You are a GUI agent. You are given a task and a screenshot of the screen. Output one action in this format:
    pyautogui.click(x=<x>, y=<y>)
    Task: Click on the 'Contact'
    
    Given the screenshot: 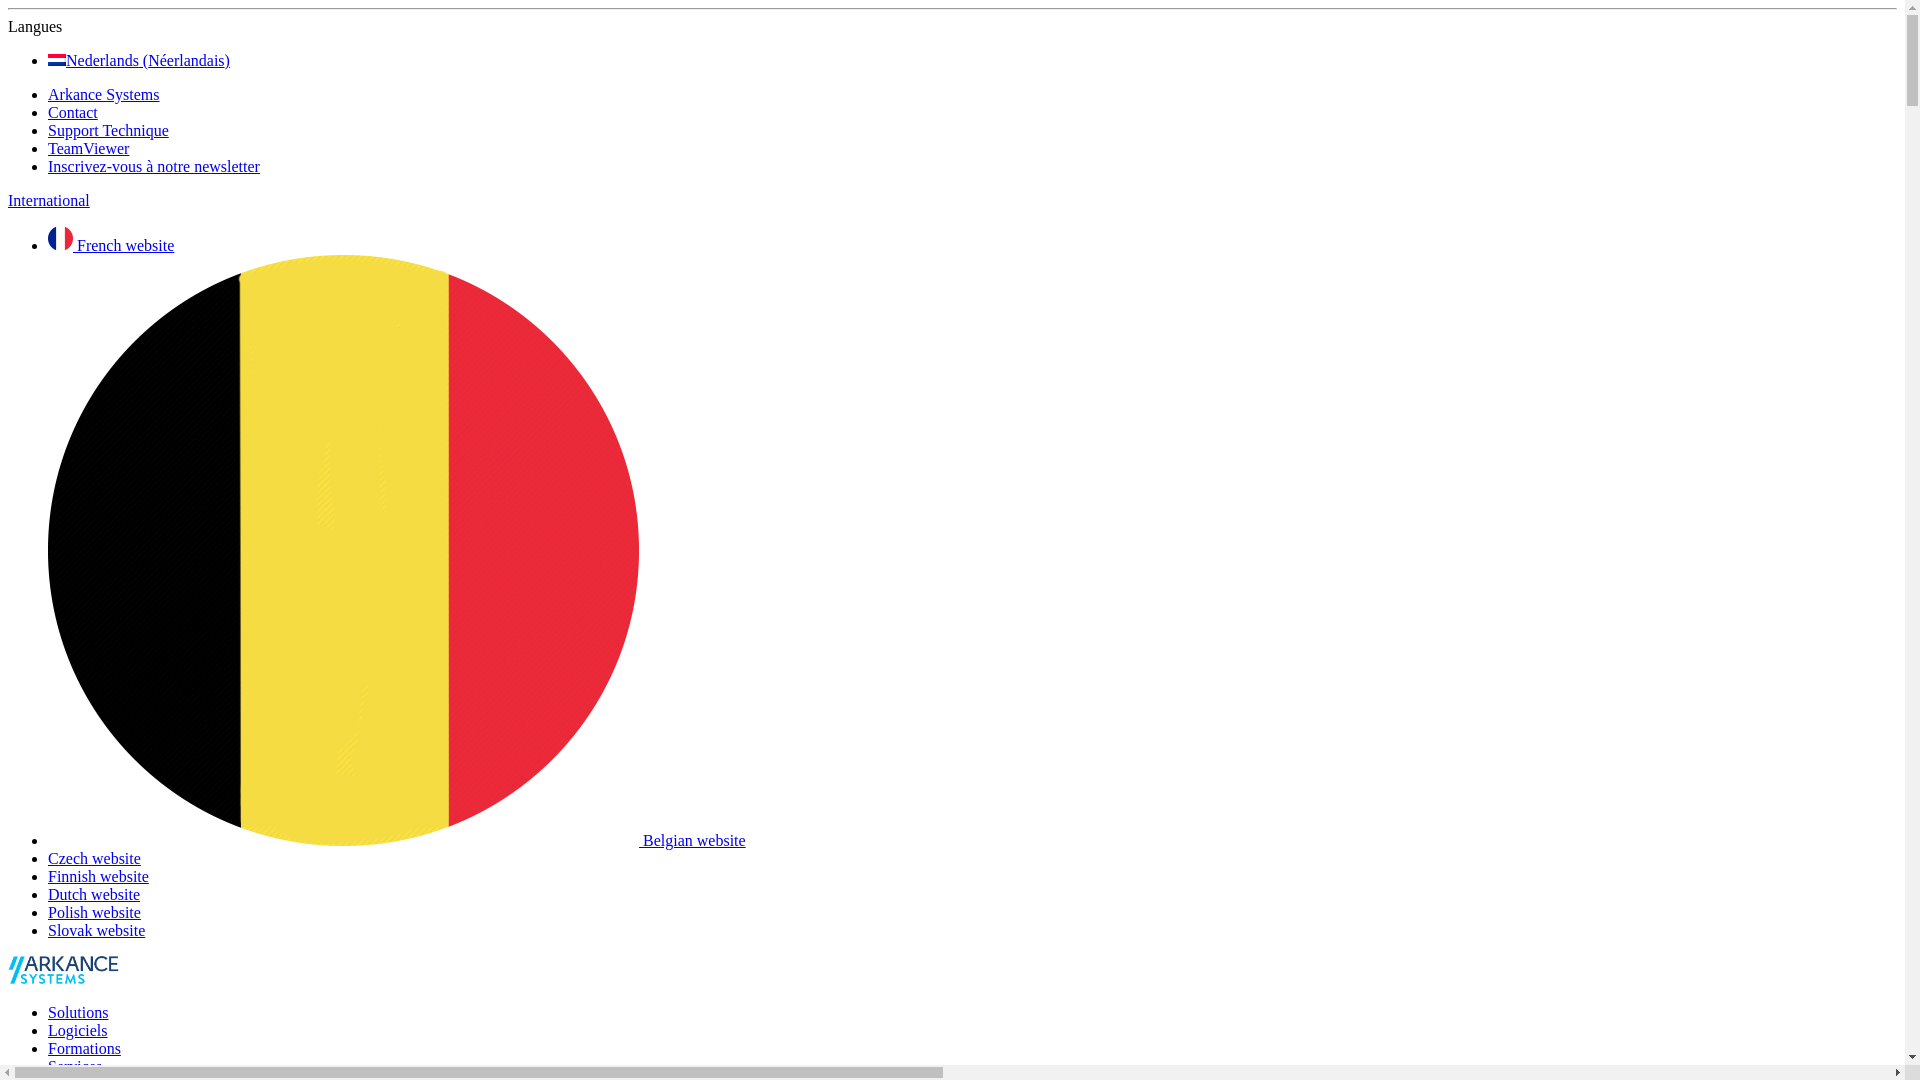 What is the action you would take?
    pyautogui.click(x=72, y=112)
    